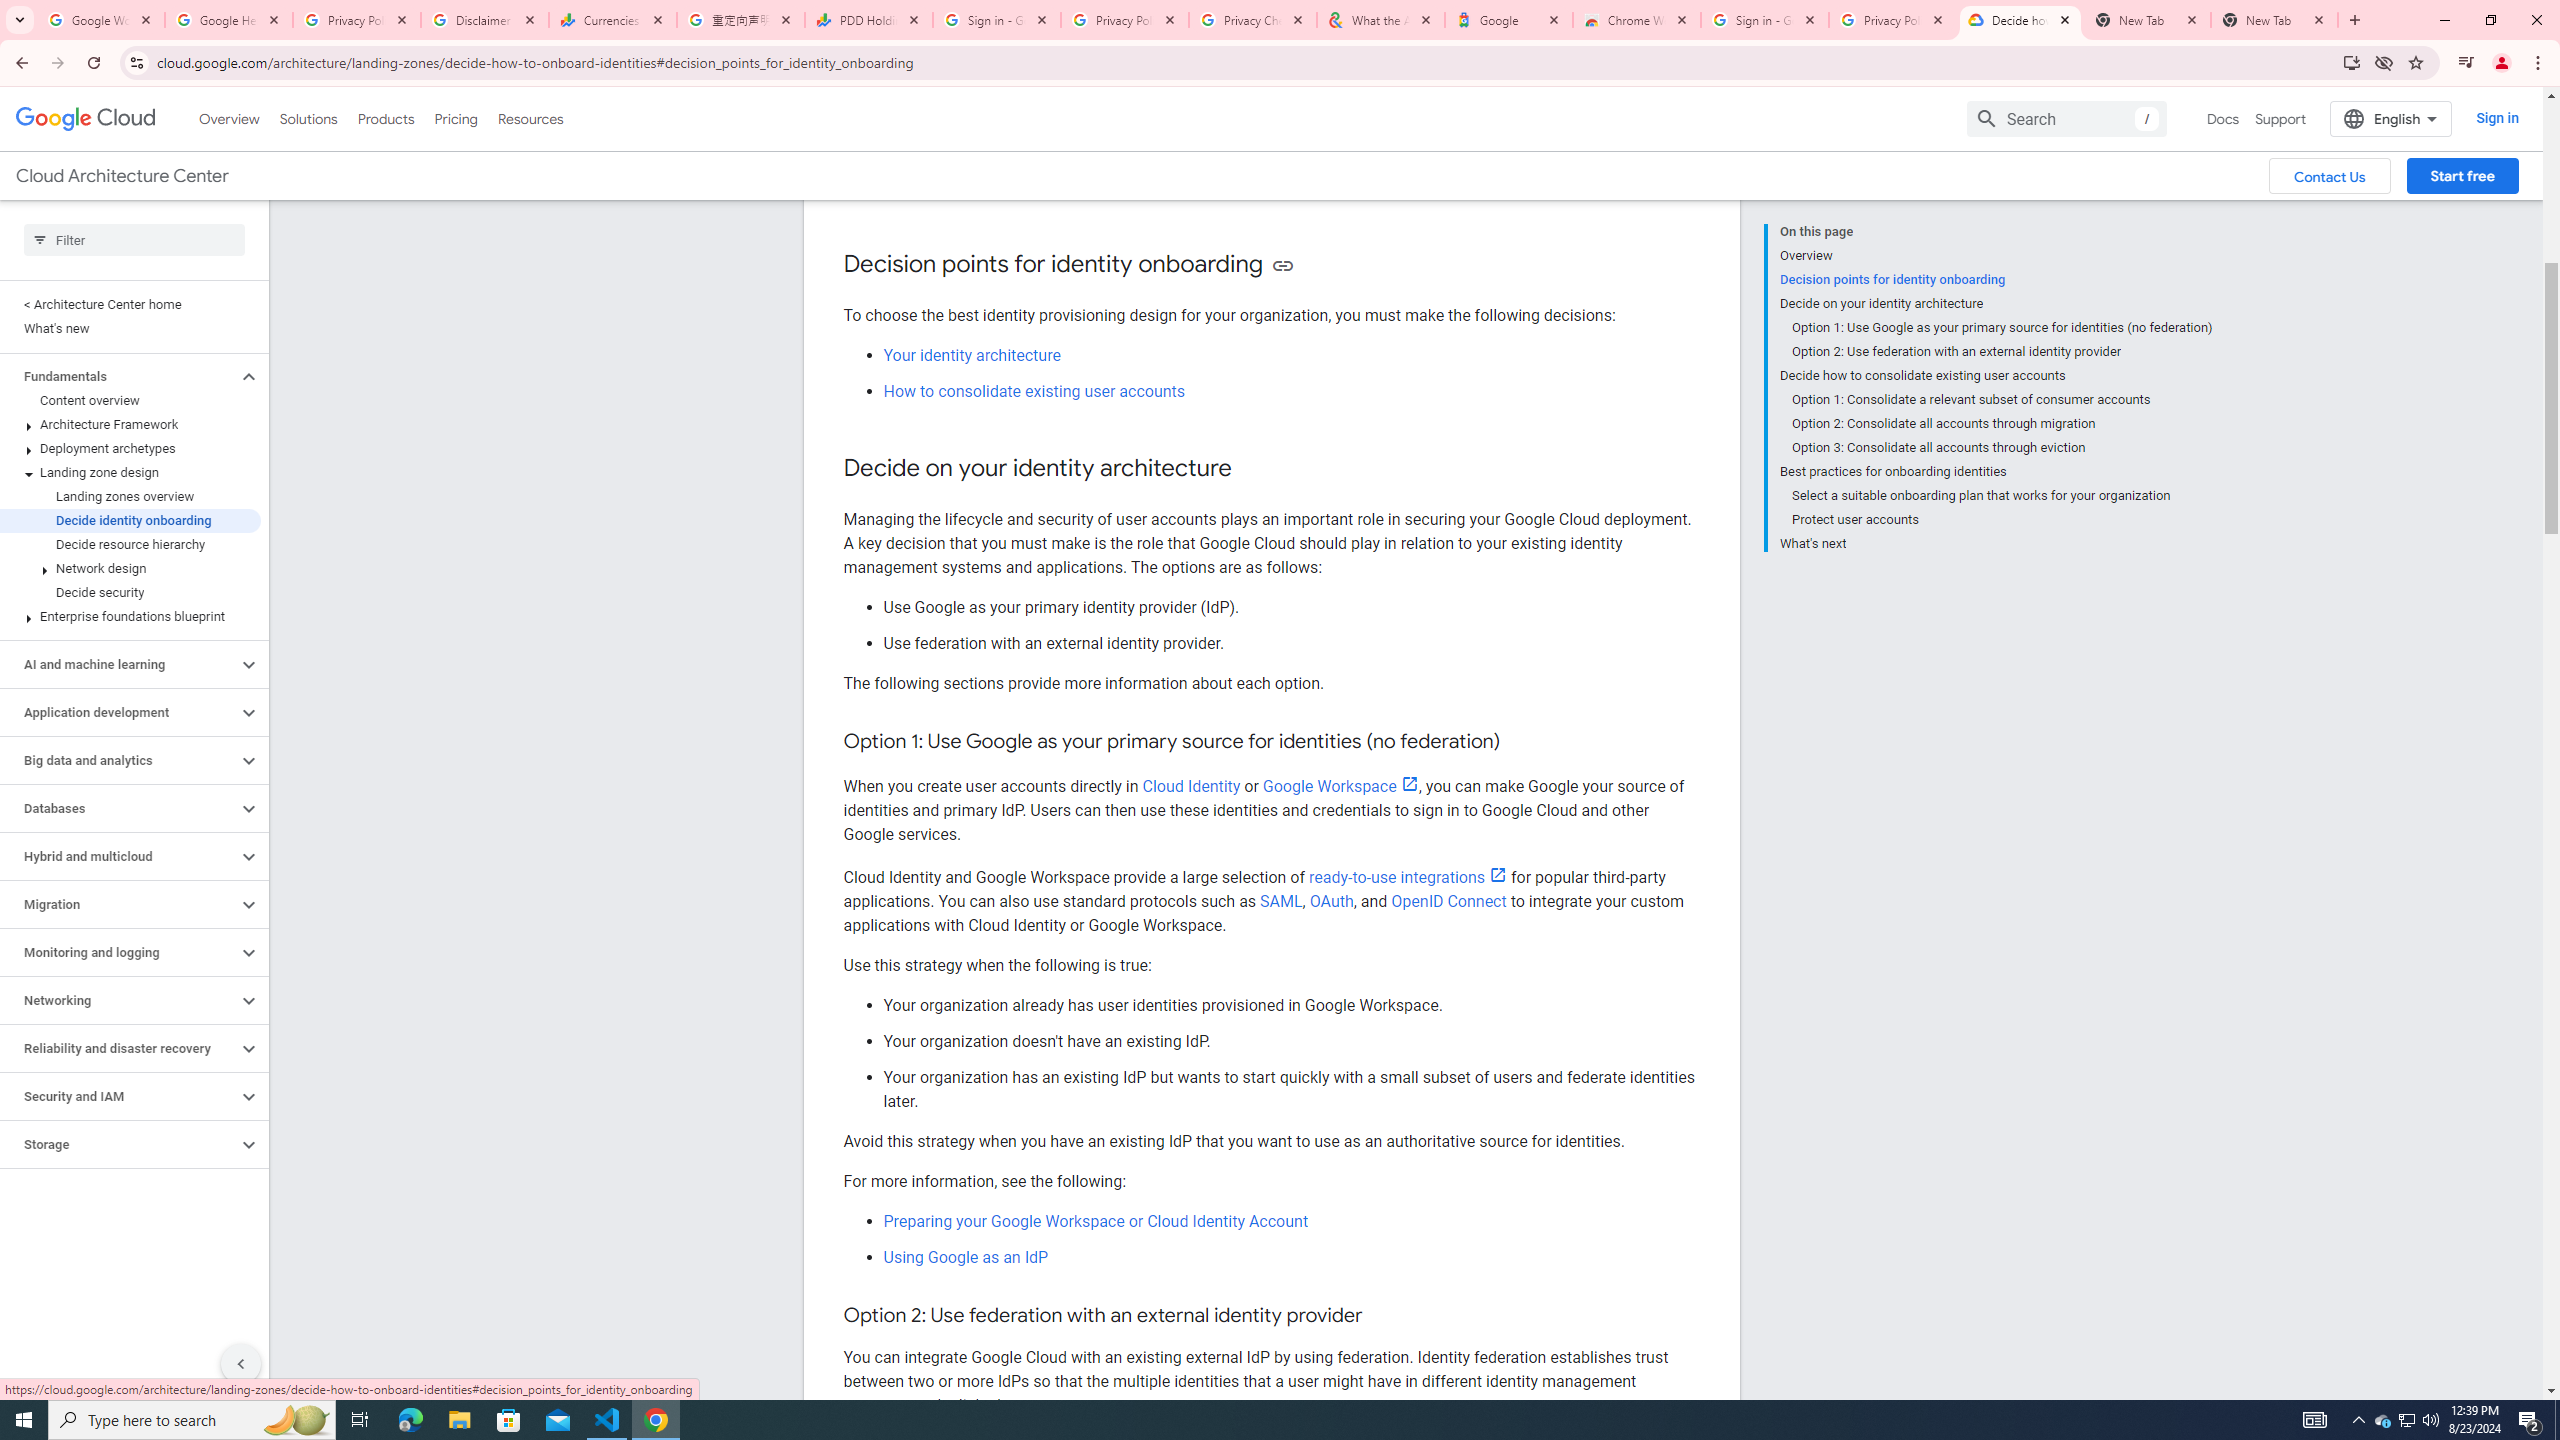 Image resolution: width=2560 pixels, height=1440 pixels. I want to click on 'What', so click(1994, 540).